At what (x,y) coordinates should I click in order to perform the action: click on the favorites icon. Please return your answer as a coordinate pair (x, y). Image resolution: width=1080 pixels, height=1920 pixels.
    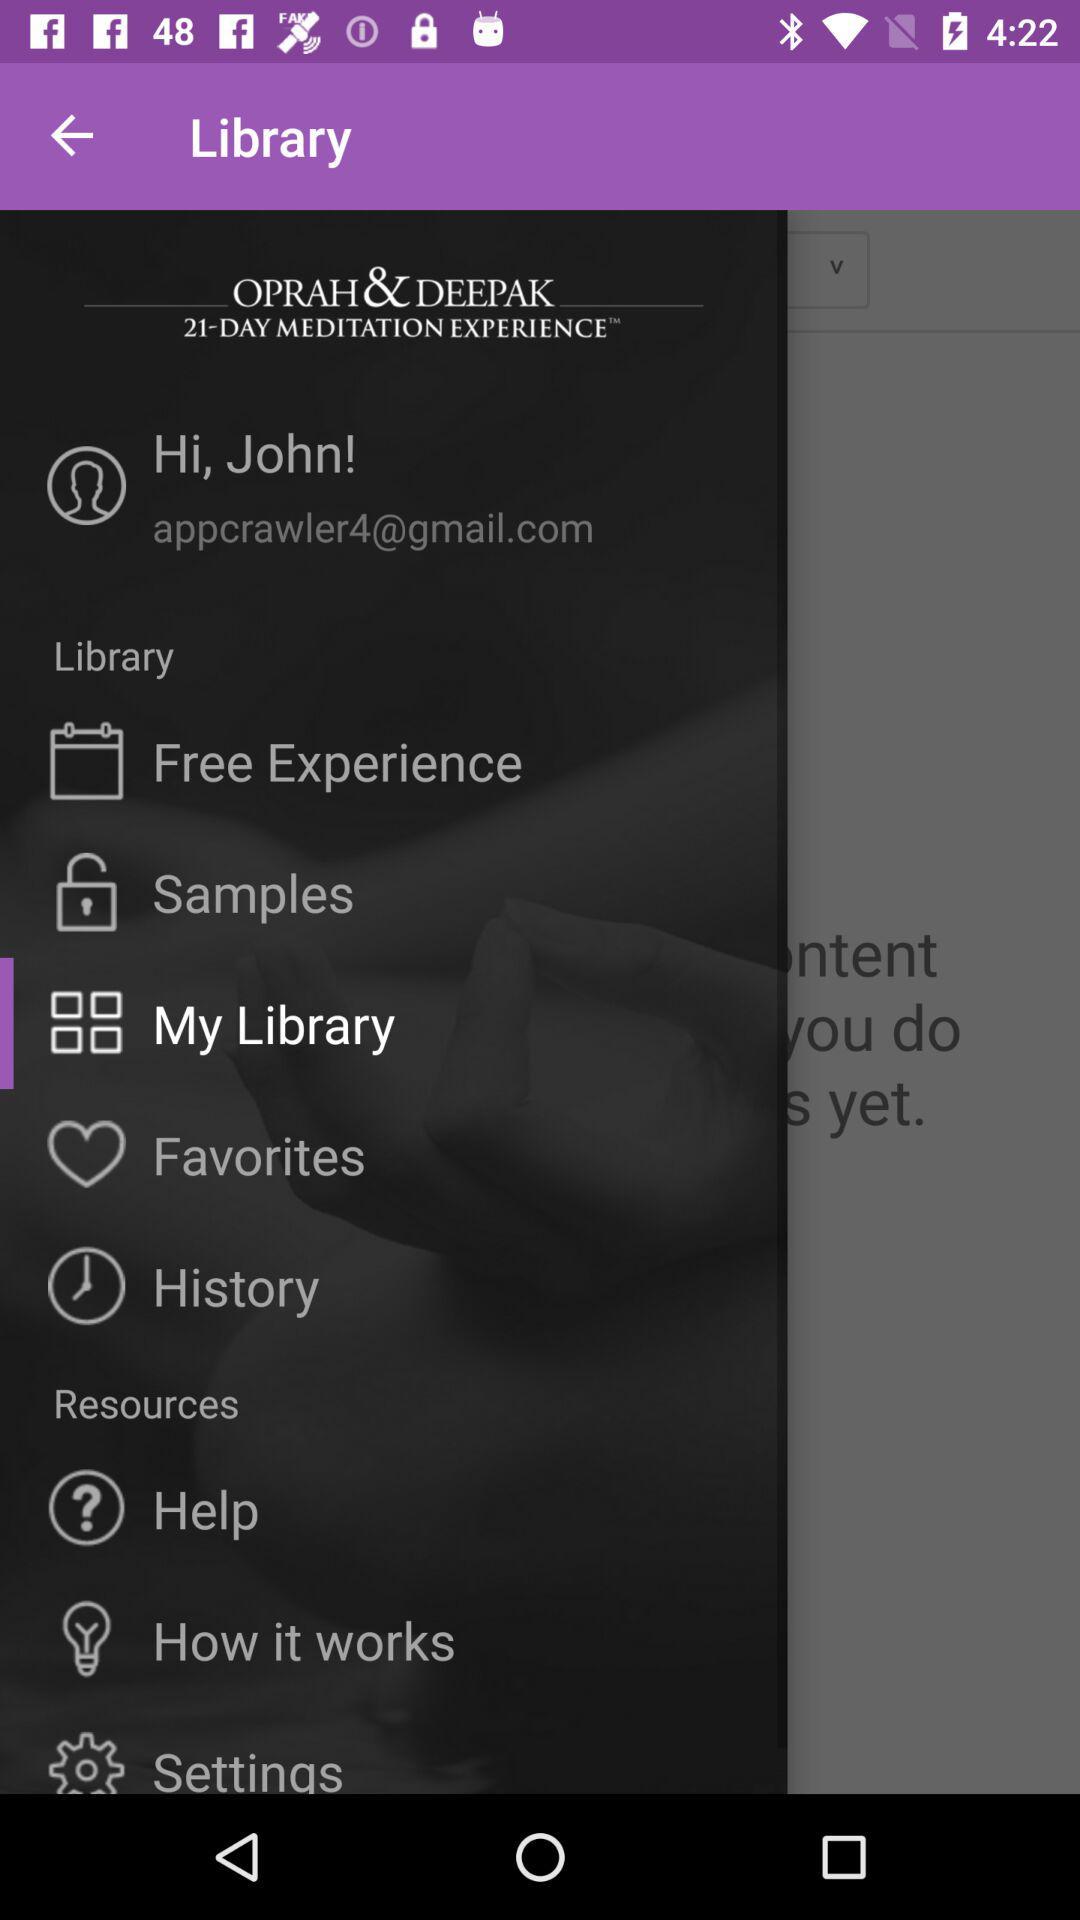
    Looking at the image, I should click on (258, 1154).